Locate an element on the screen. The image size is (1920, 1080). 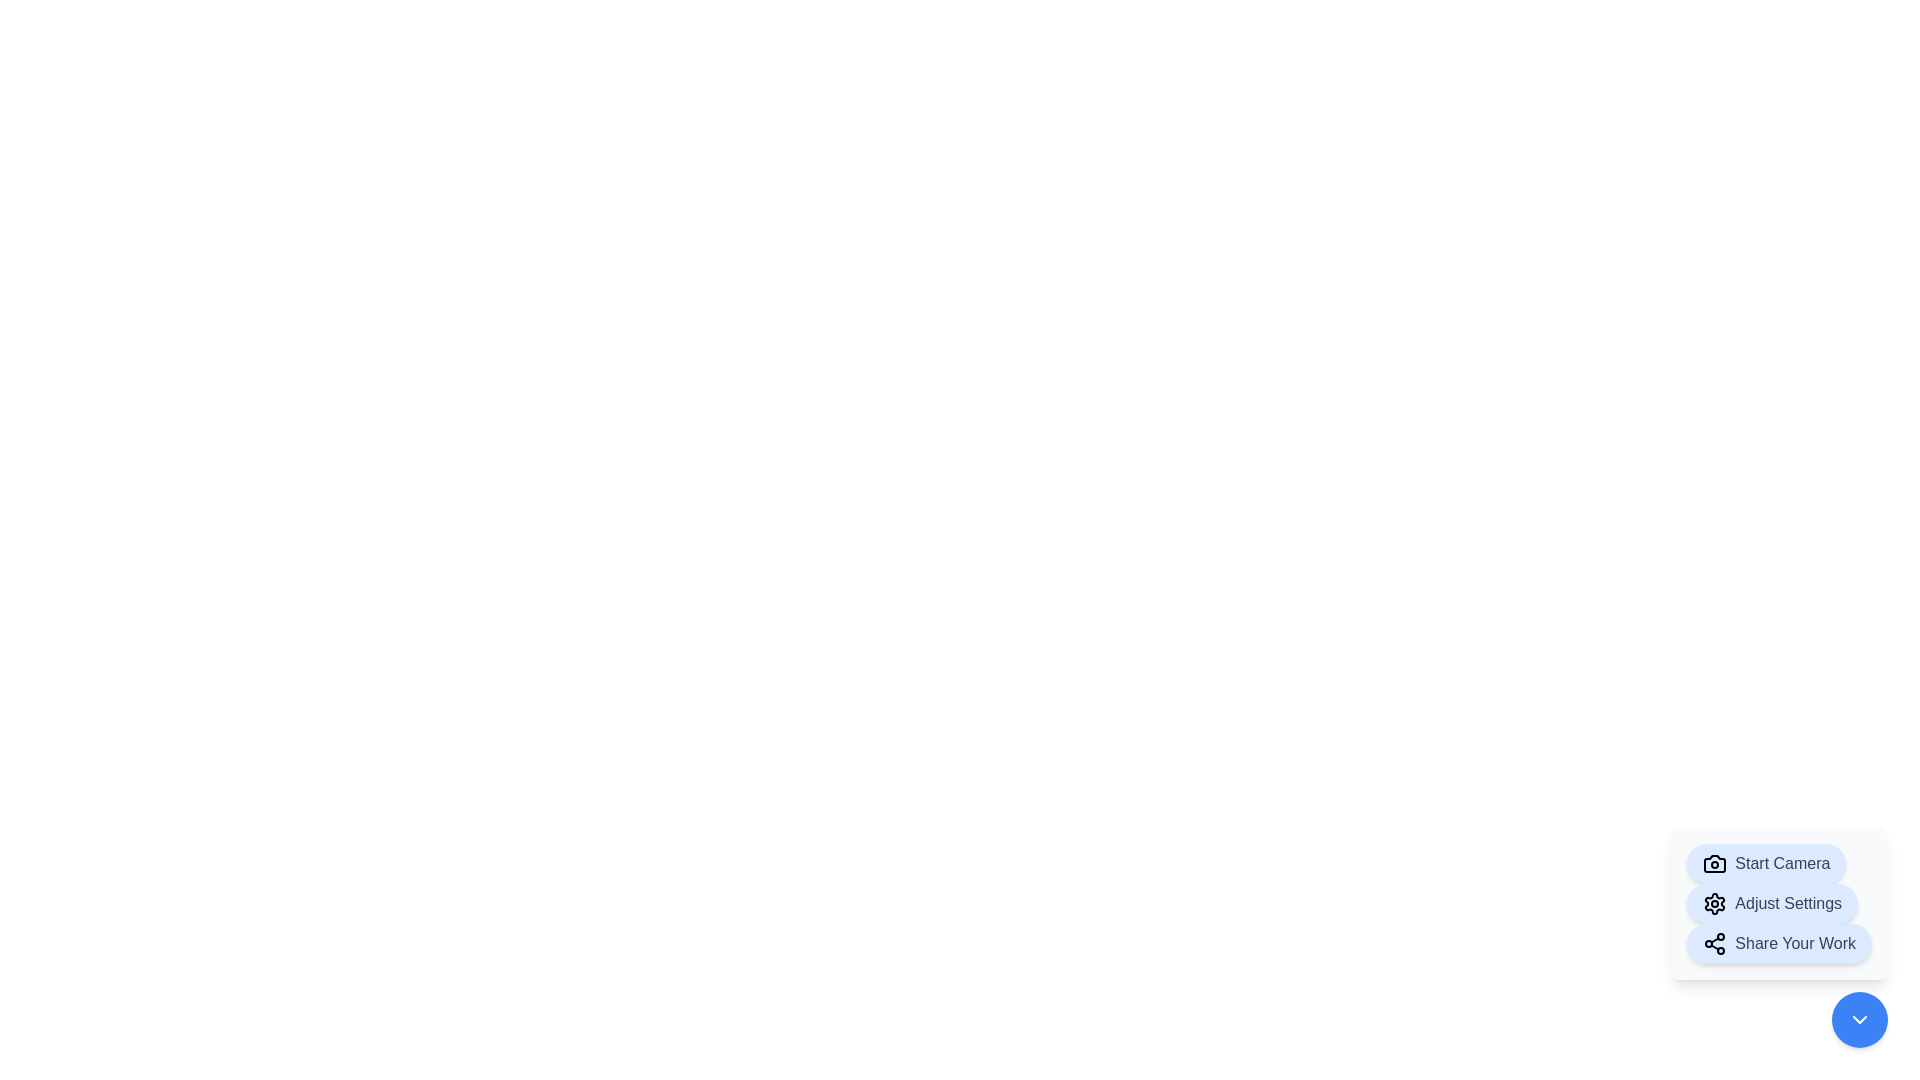
the share button located at the bottom right section of the interface for customization, as it is the third button in a vertical stack of three, positioned below the 'Adjust Settings' button is located at coordinates (1779, 937).